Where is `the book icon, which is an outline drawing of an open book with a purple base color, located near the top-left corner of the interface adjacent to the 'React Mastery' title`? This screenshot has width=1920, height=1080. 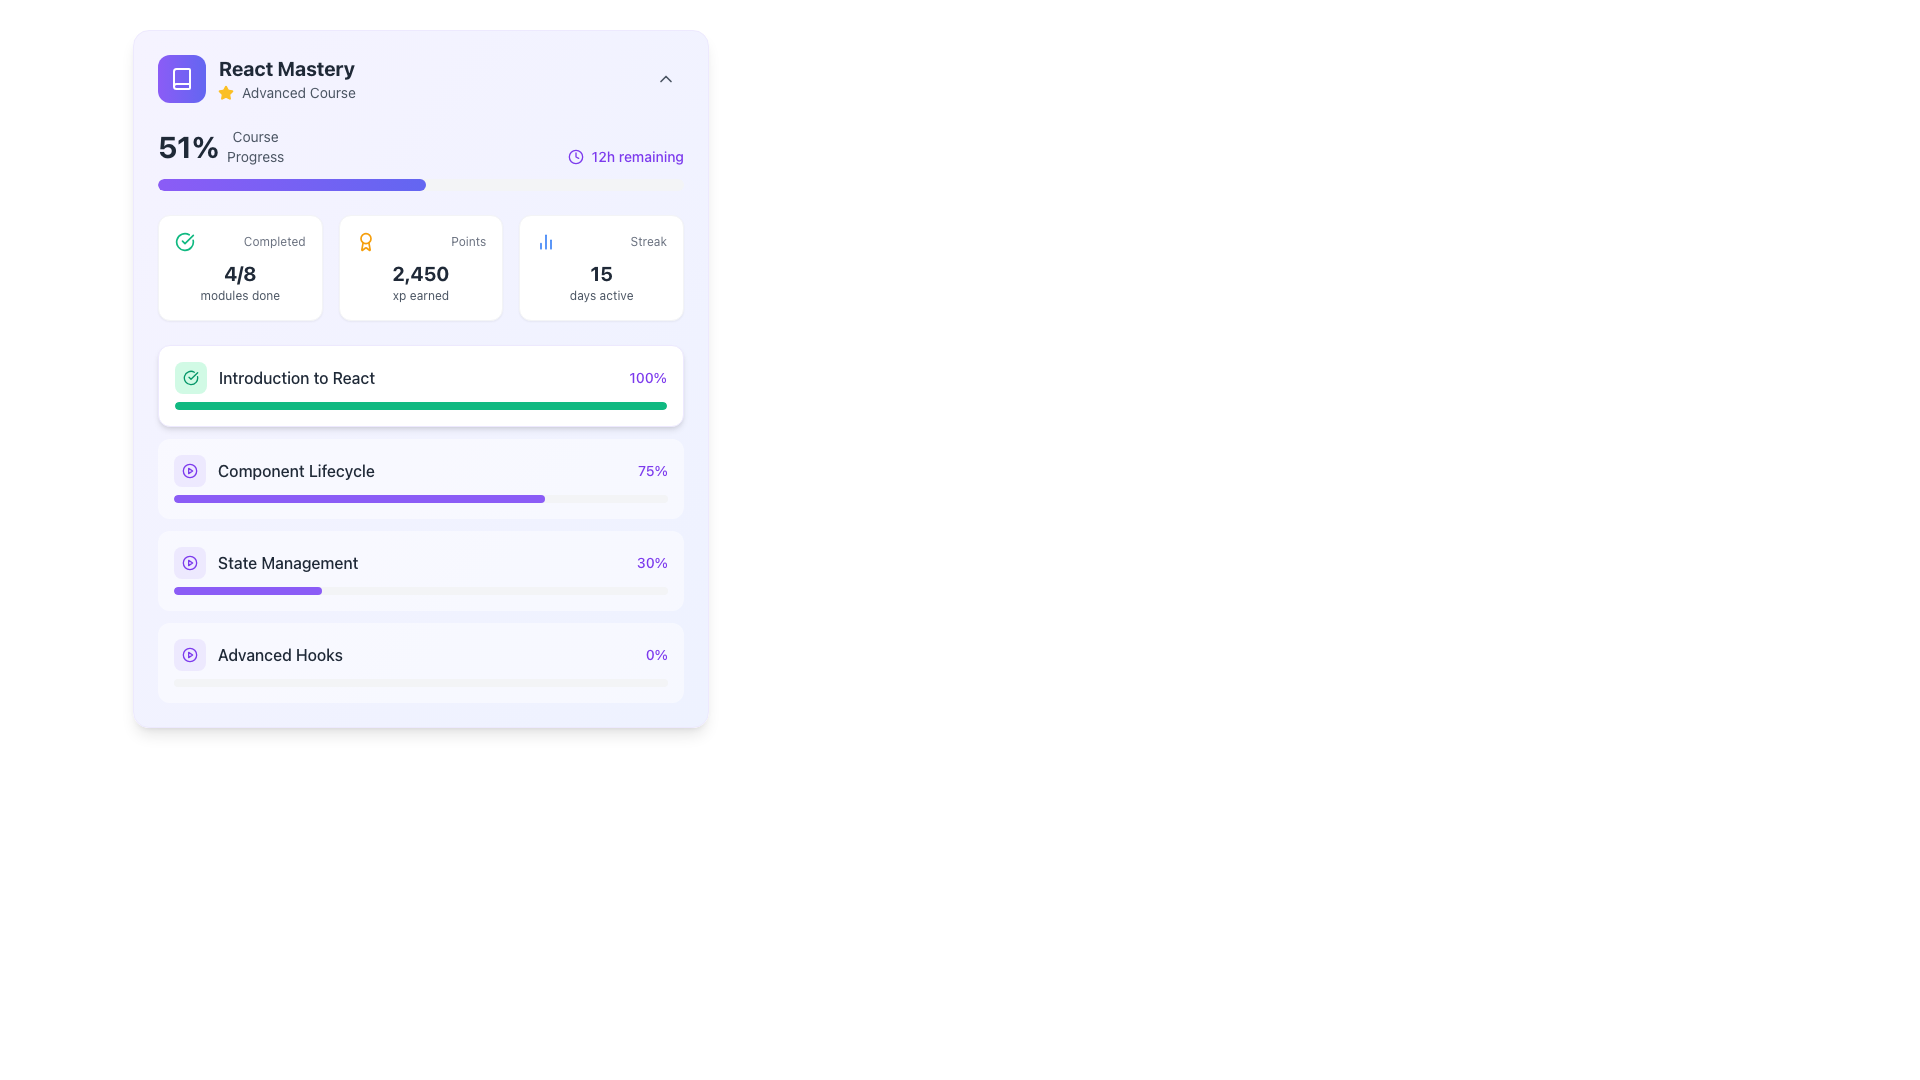
the book icon, which is an outline drawing of an open book with a purple base color, located near the top-left corner of the interface adjacent to the 'React Mastery' title is located at coordinates (182, 77).